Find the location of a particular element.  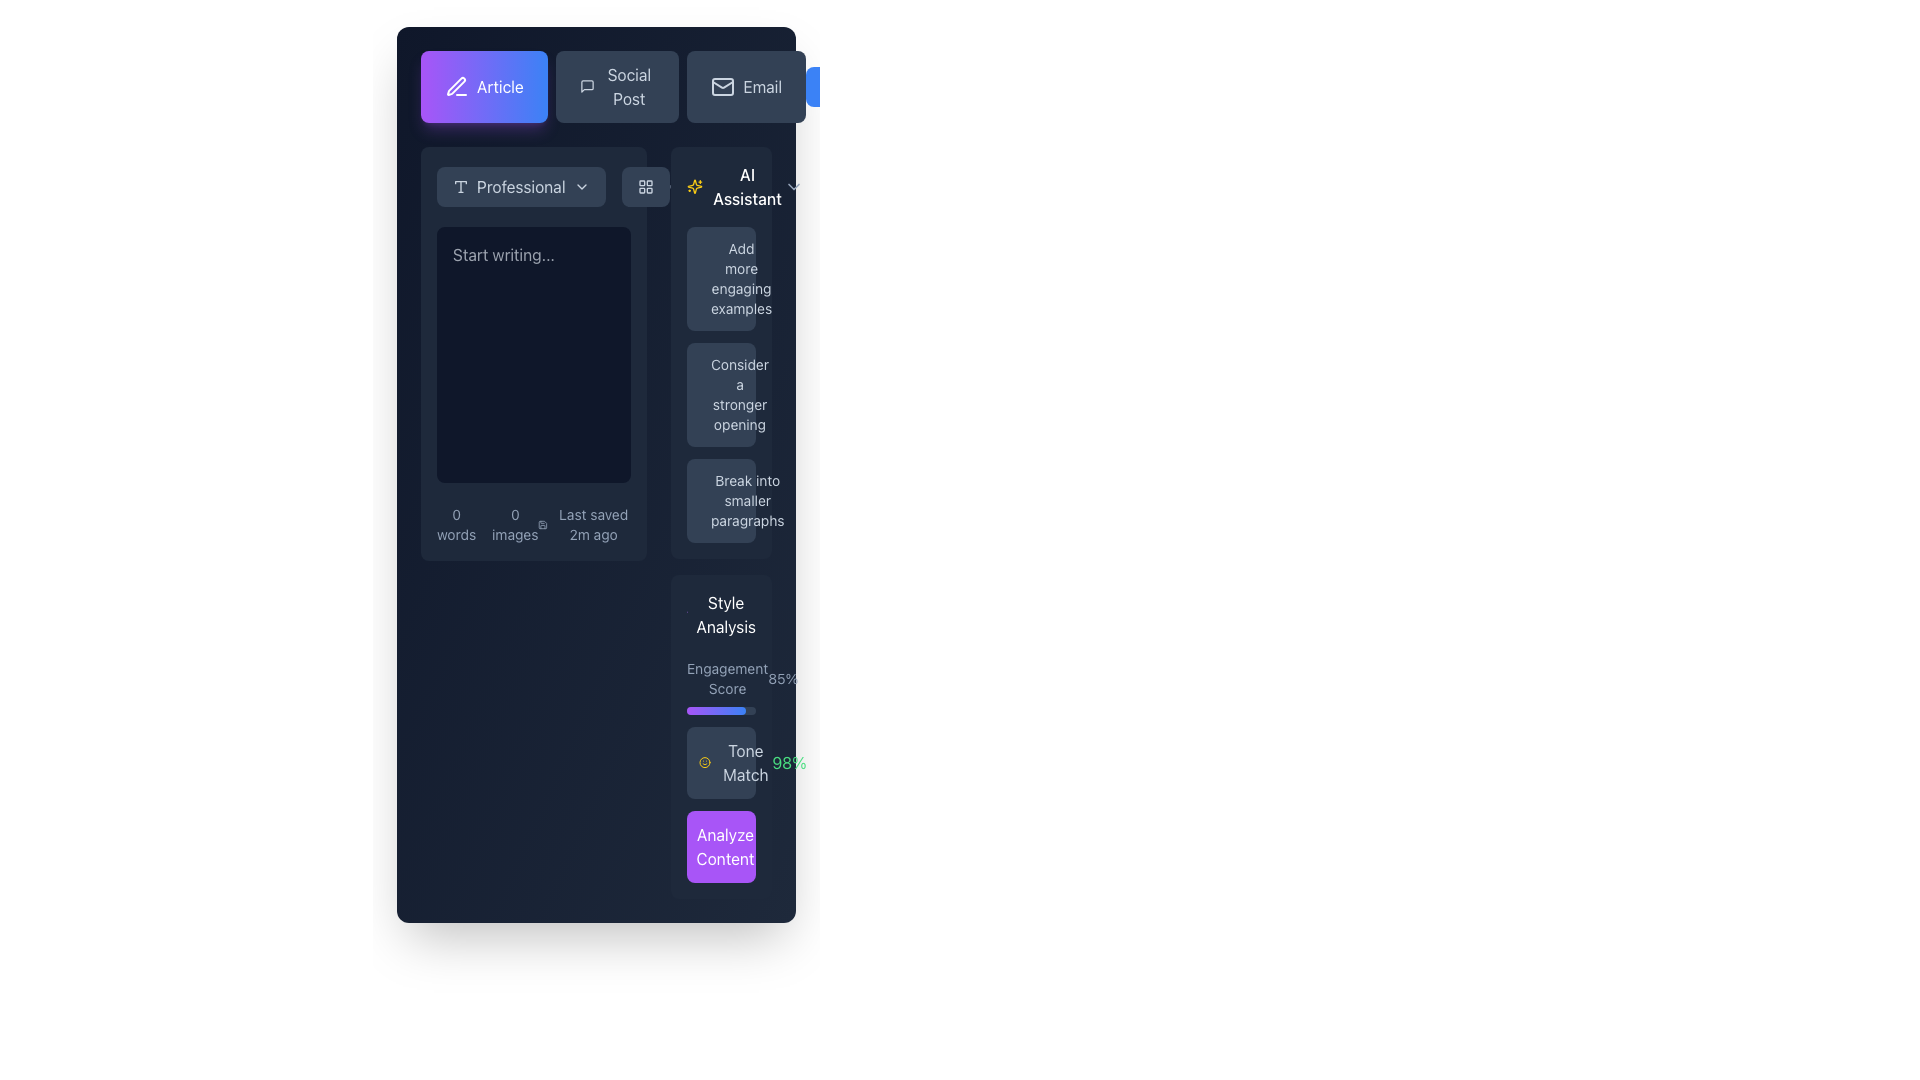

the analysis button located at the bottom of the vertical sidebar, below the sections 'Style Analysis,' 'Engagement Score,' and 'Tone Match' is located at coordinates (724, 847).